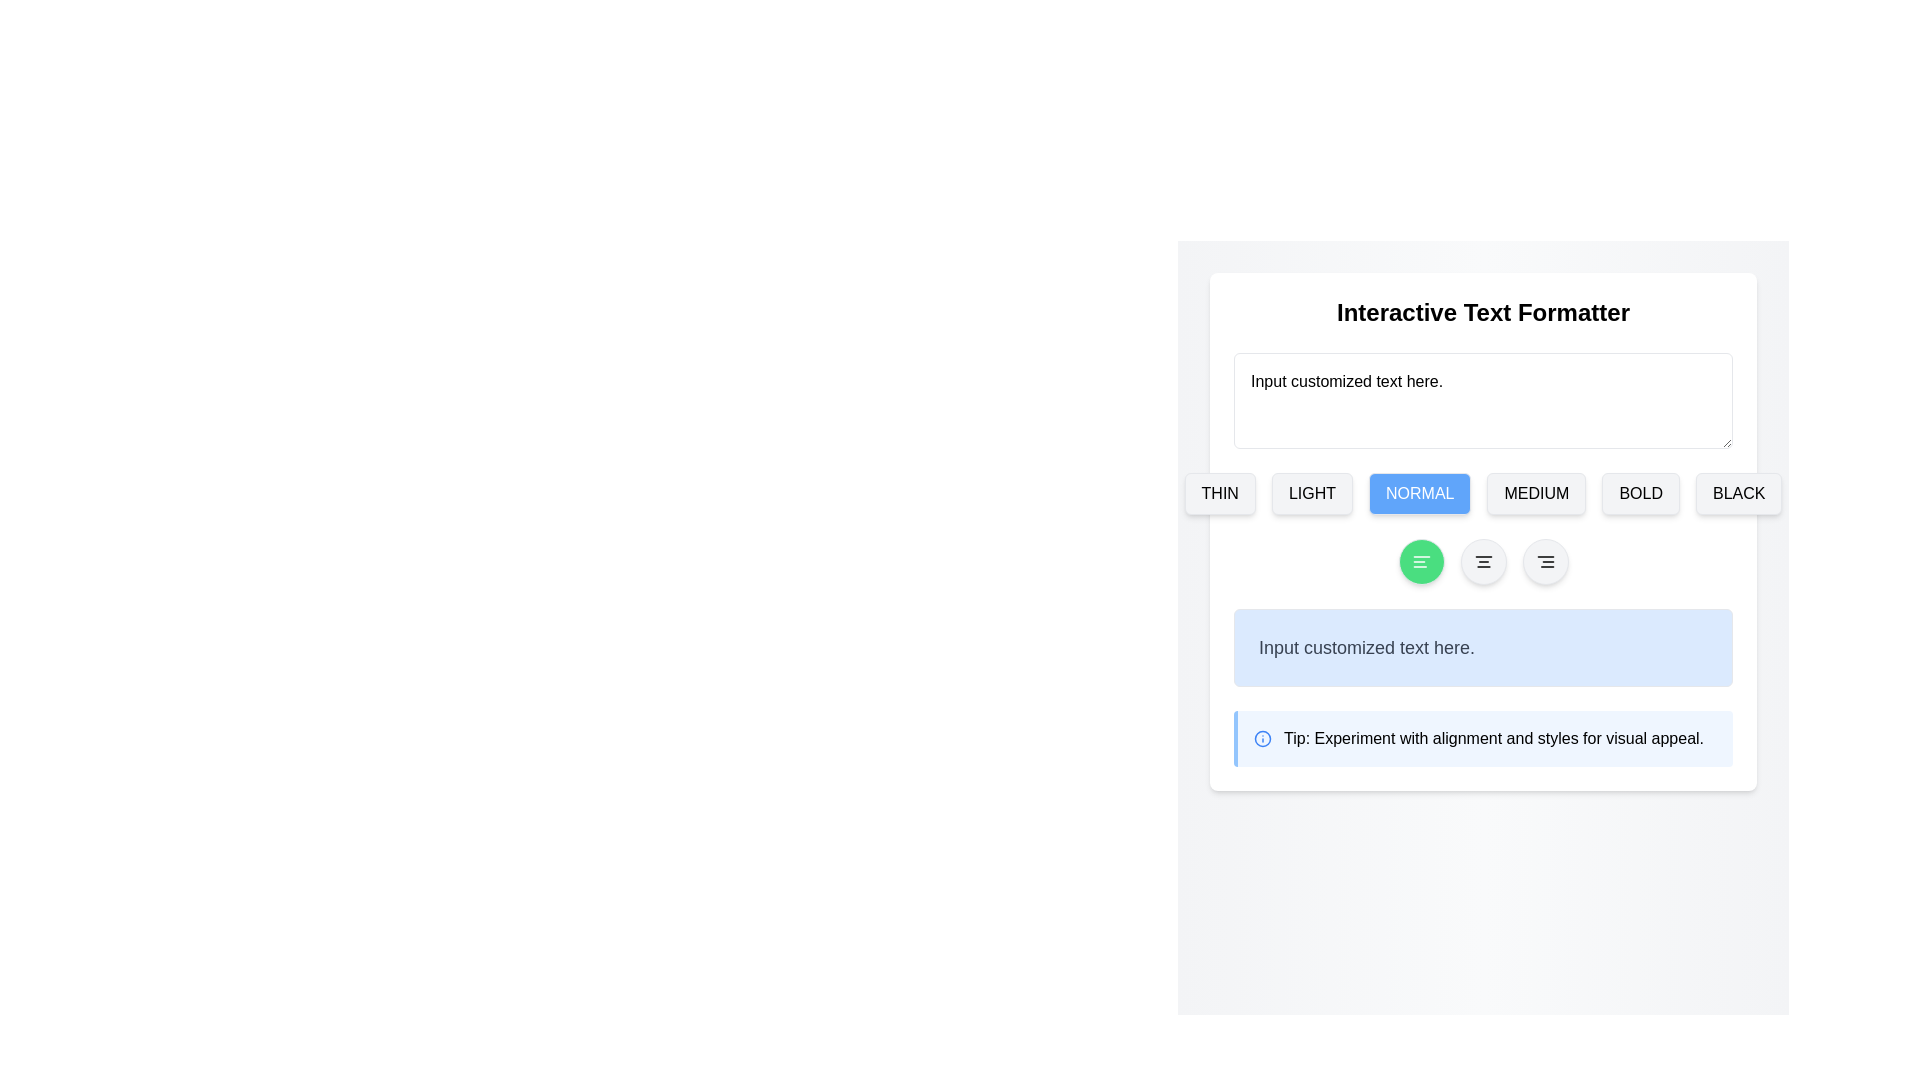 This screenshot has width=1920, height=1080. Describe the element at coordinates (1420, 562) in the screenshot. I see `the icon represented by three horizontal lines with a green circular background located centrally beneath the 'NORMAL' button` at that location.